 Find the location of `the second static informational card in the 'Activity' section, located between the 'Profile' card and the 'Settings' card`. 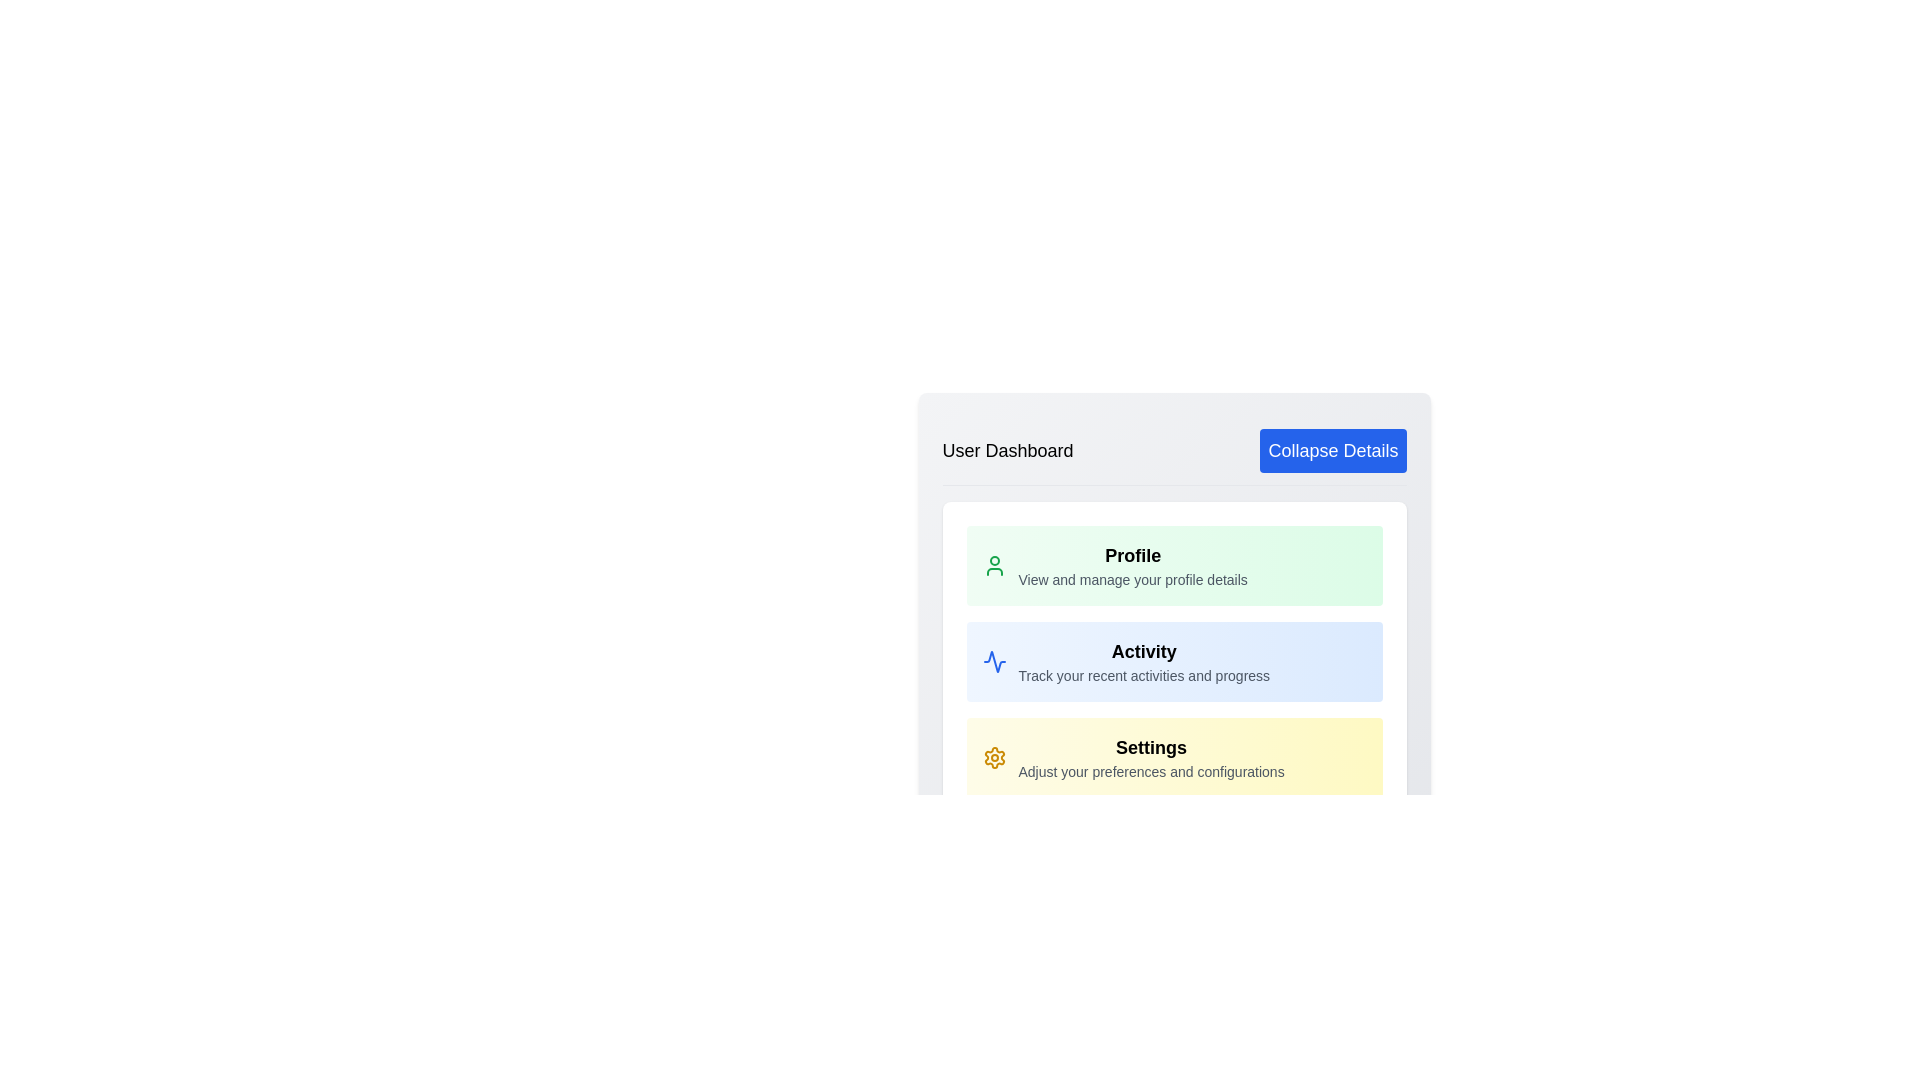

the second static informational card in the 'Activity' section, located between the 'Profile' card and the 'Settings' card is located at coordinates (1174, 662).